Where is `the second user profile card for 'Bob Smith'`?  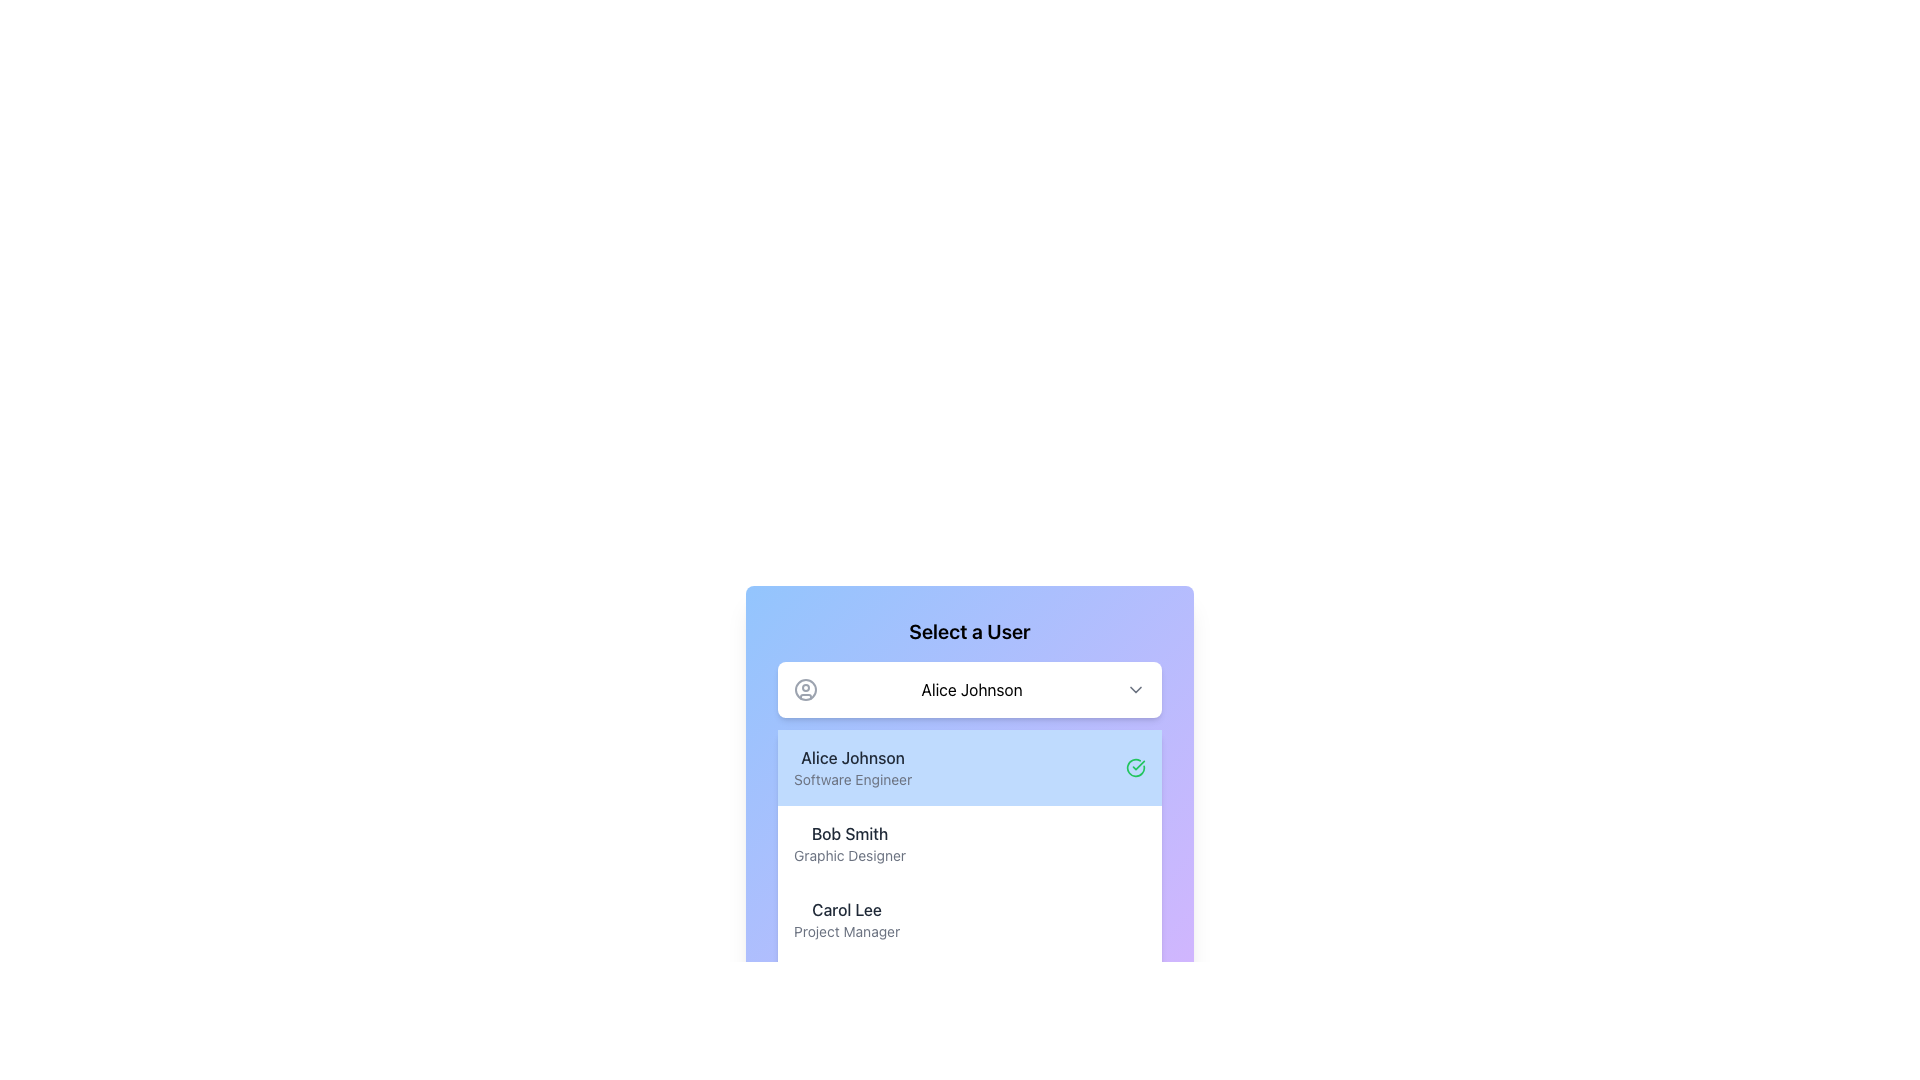 the second user profile card for 'Bob Smith' is located at coordinates (969, 848).